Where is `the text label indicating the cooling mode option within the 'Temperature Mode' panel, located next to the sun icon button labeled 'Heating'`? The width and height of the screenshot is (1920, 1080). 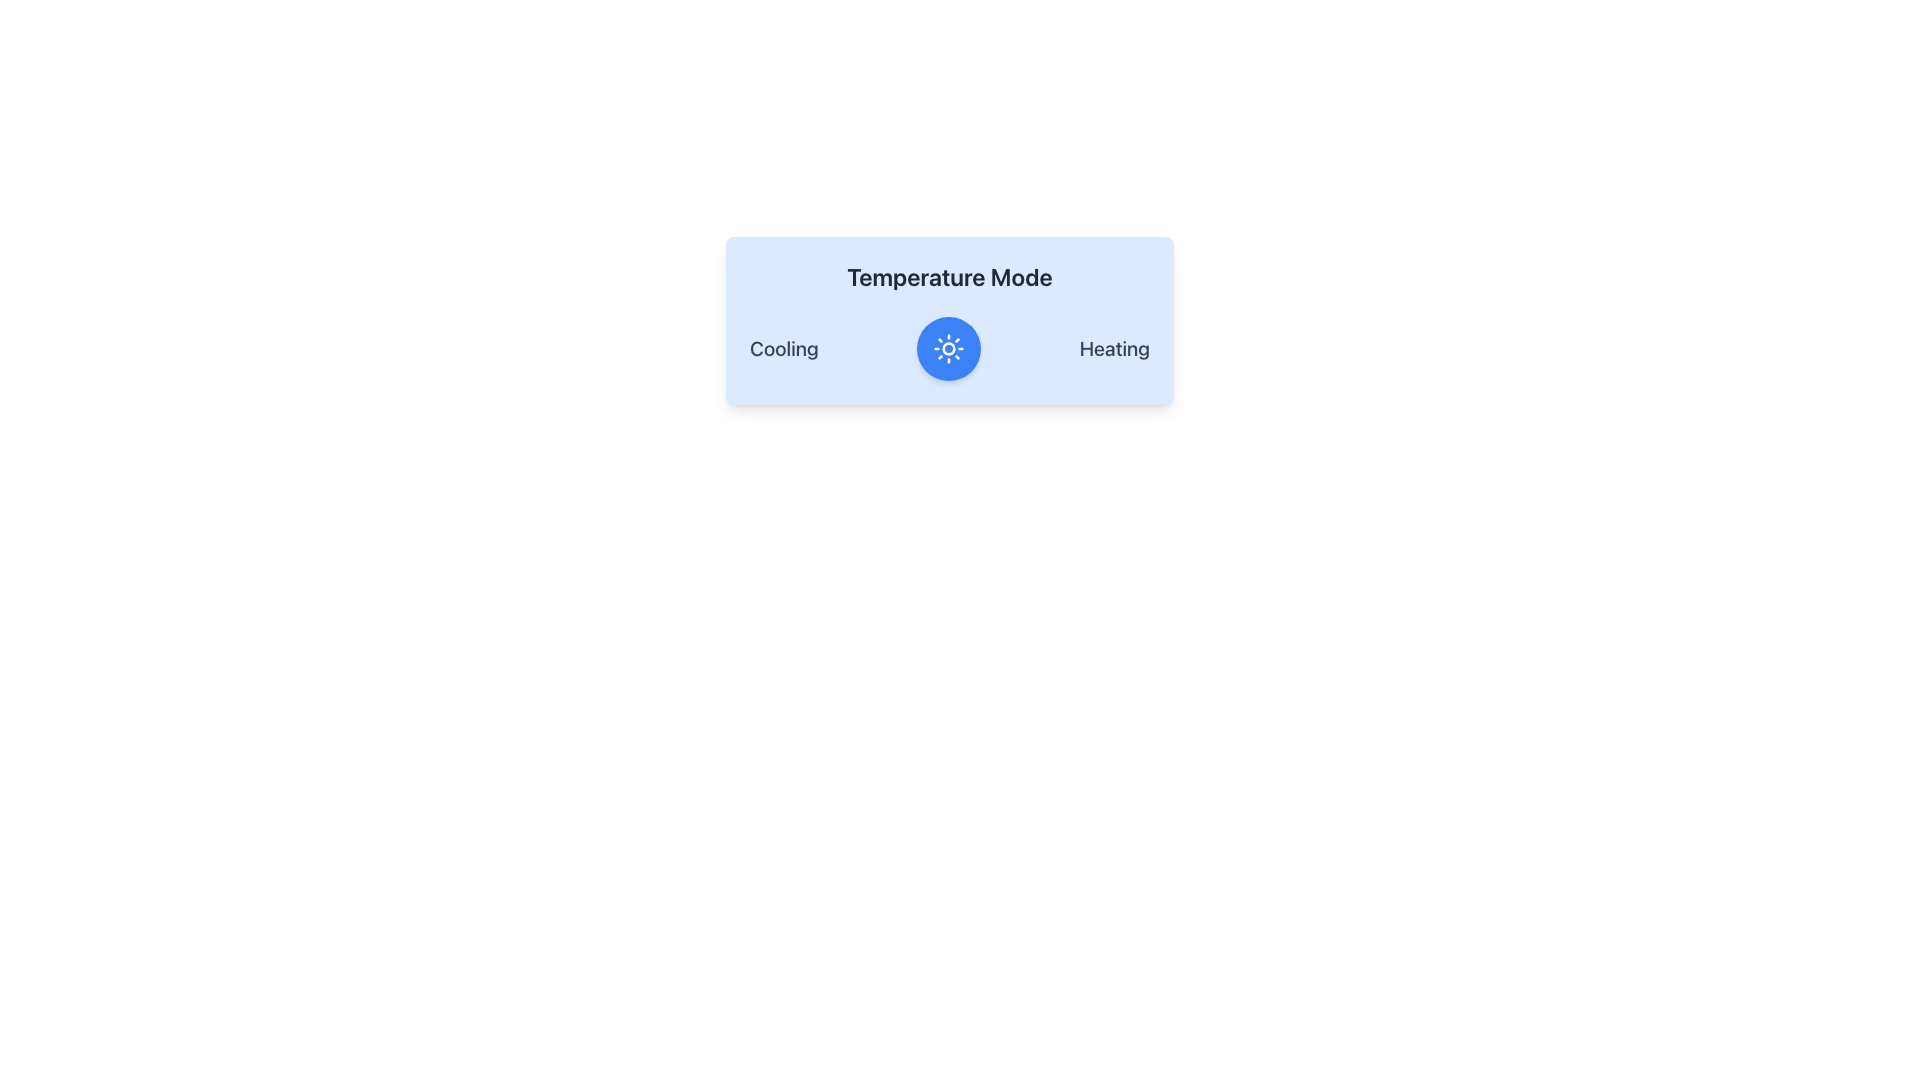
the text label indicating the cooling mode option within the 'Temperature Mode' panel, located next to the sun icon button labeled 'Heating' is located at coordinates (783, 347).